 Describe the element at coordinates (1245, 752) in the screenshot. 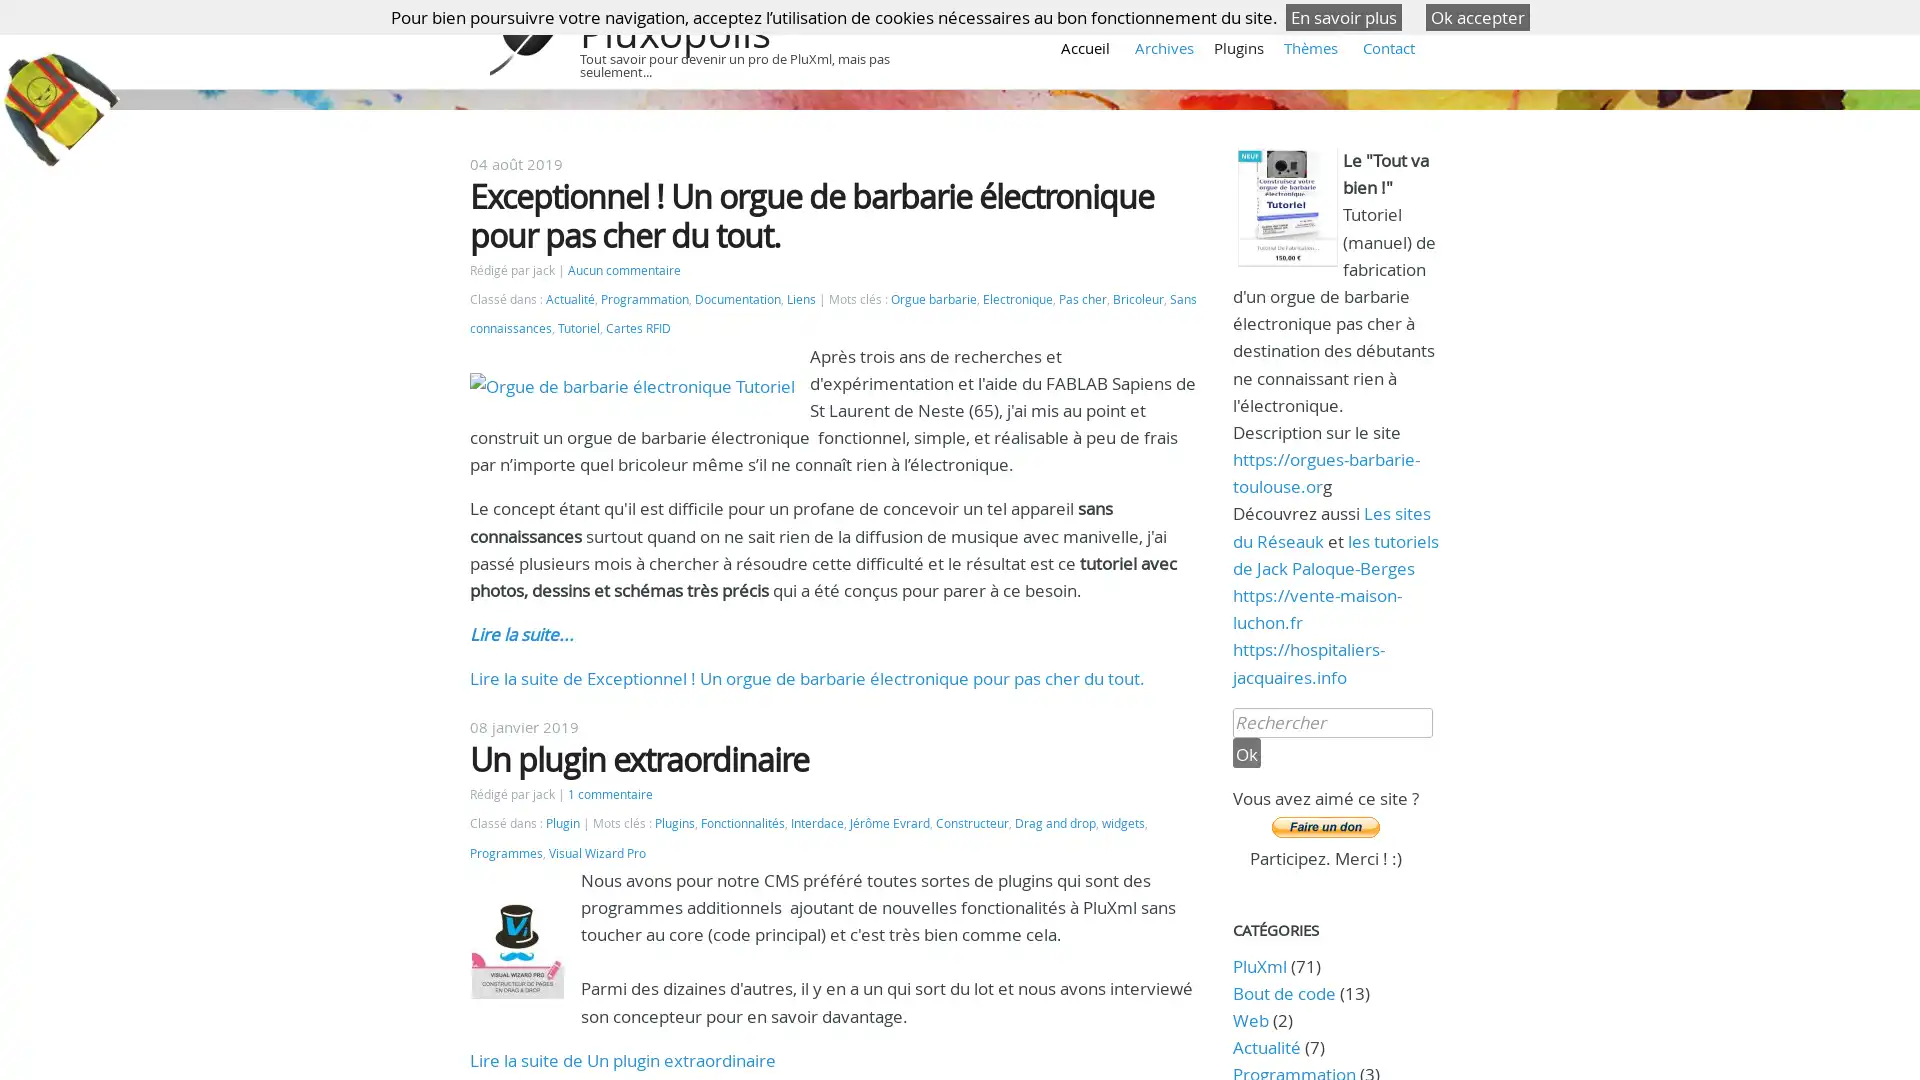

I see `Ok` at that location.